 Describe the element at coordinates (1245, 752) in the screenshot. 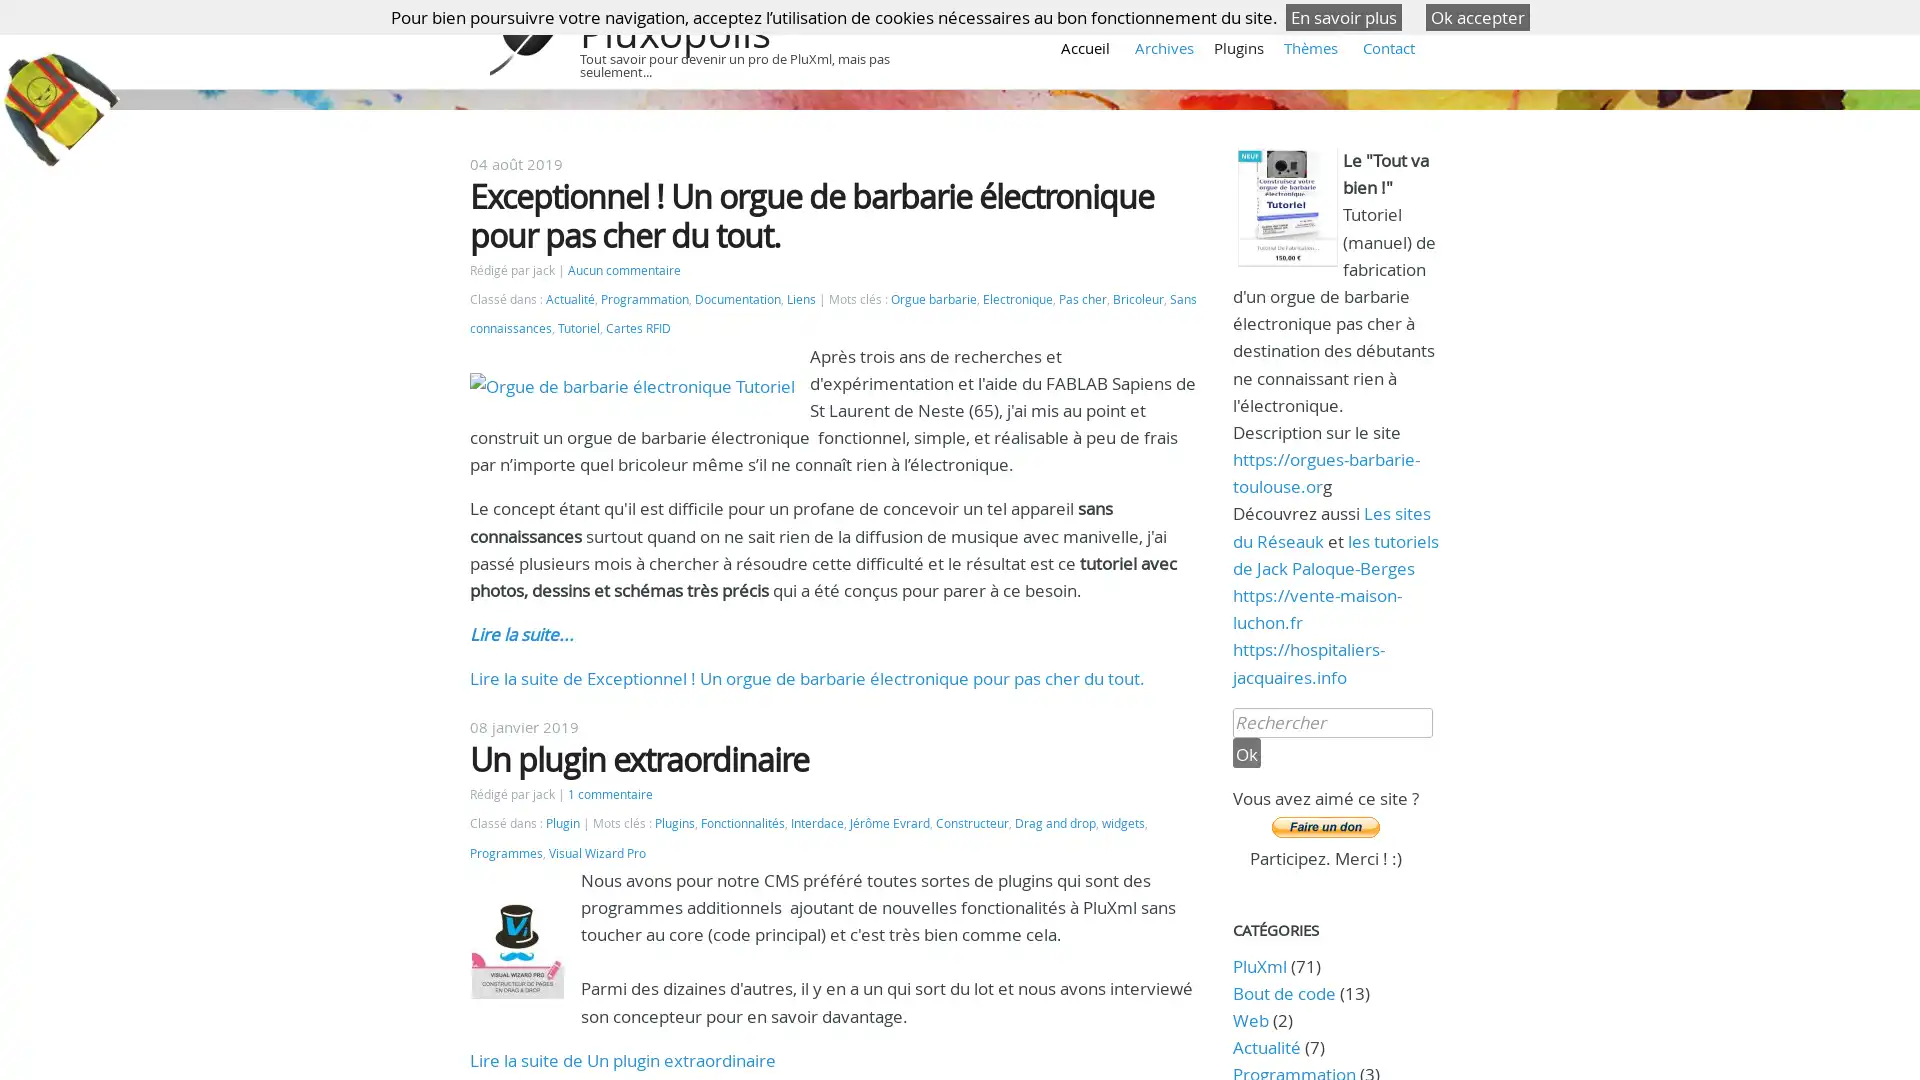

I see `Ok` at that location.